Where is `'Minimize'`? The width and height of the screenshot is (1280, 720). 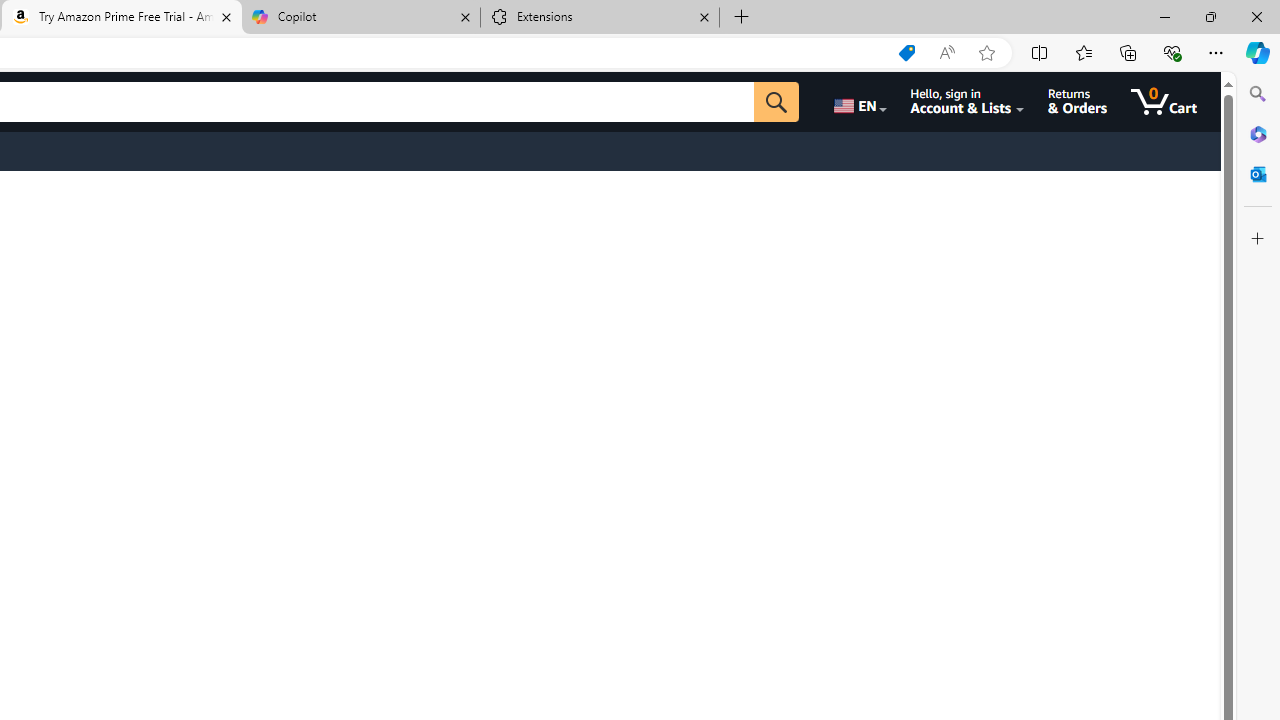
'Minimize' is located at coordinates (1164, 16).